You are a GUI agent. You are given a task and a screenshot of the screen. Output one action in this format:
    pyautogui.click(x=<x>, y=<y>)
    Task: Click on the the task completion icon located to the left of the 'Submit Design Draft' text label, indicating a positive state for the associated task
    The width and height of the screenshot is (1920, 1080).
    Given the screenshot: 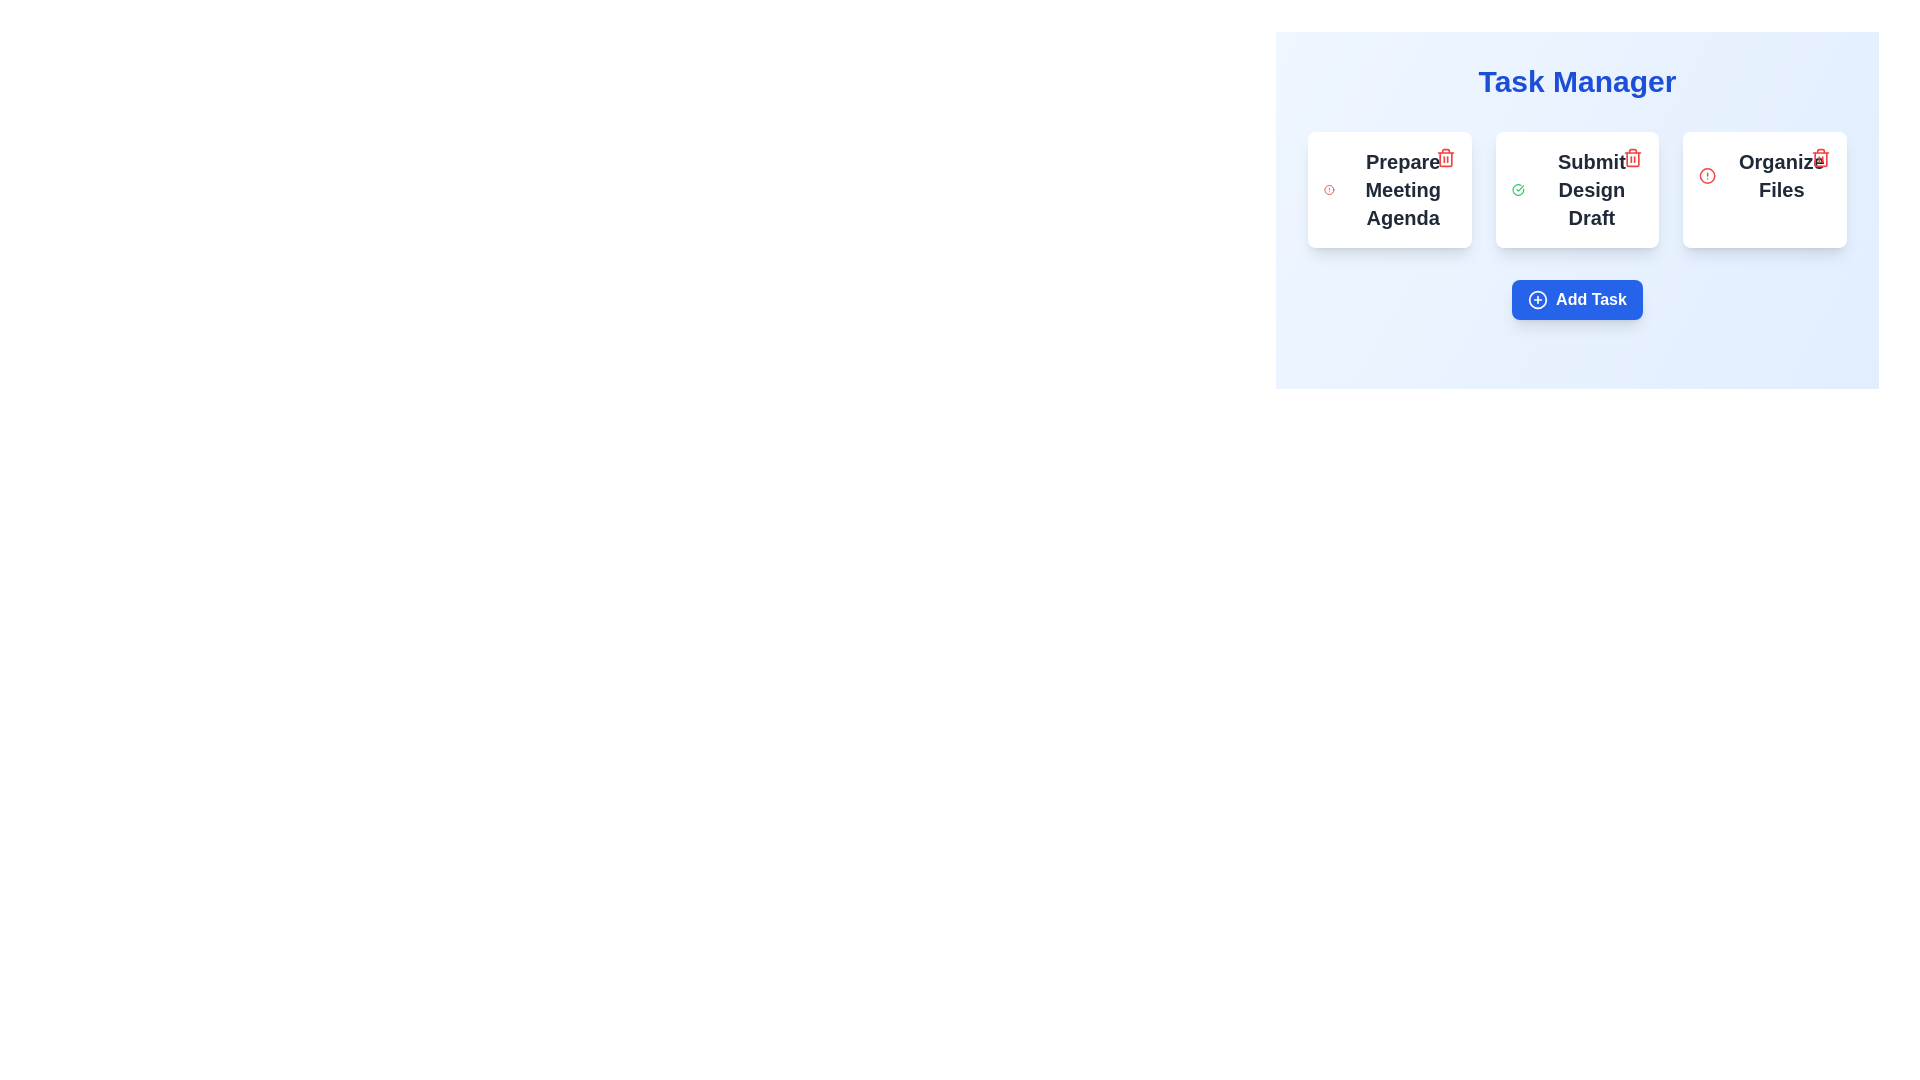 What is the action you would take?
    pyautogui.click(x=1518, y=189)
    